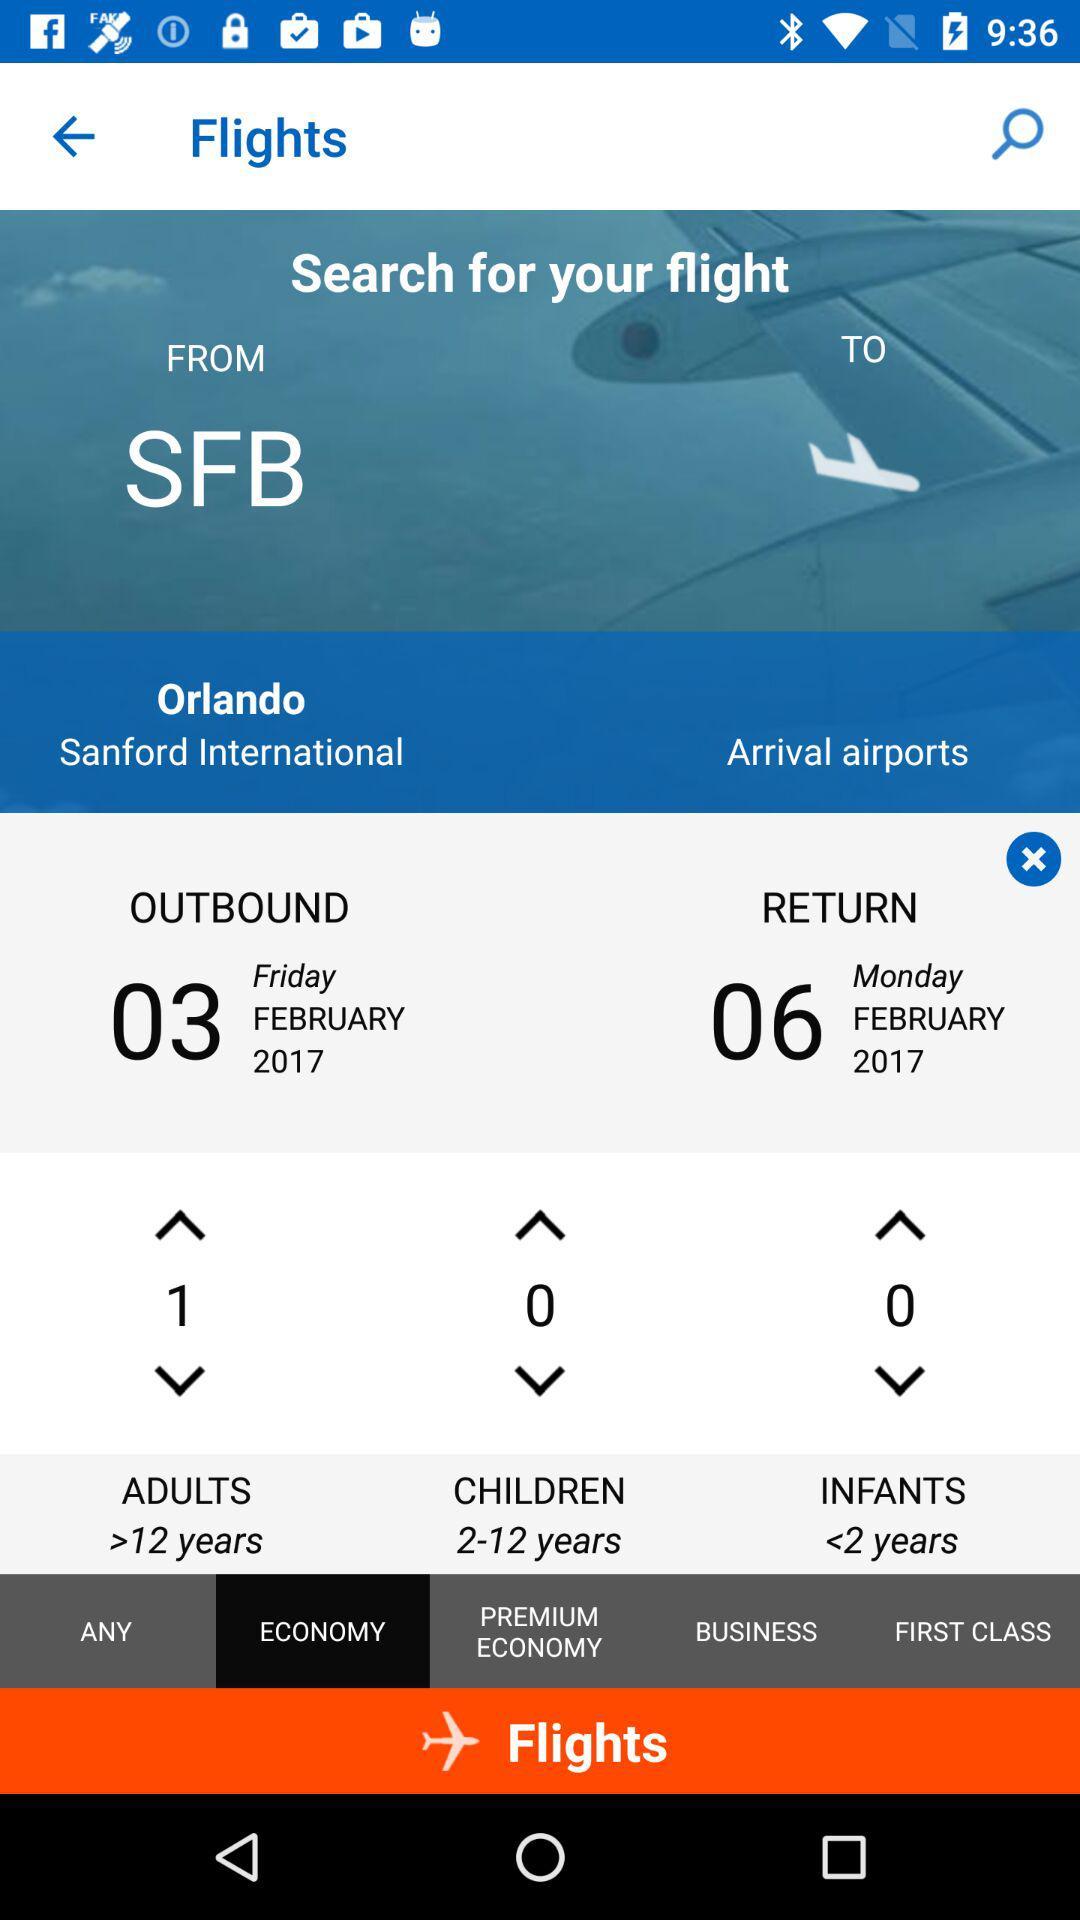 The width and height of the screenshot is (1080, 1920). What do you see at coordinates (180, 1224) in the screenshot?
I see `increase adult ticket amount` at bounding box center [180, 1224].